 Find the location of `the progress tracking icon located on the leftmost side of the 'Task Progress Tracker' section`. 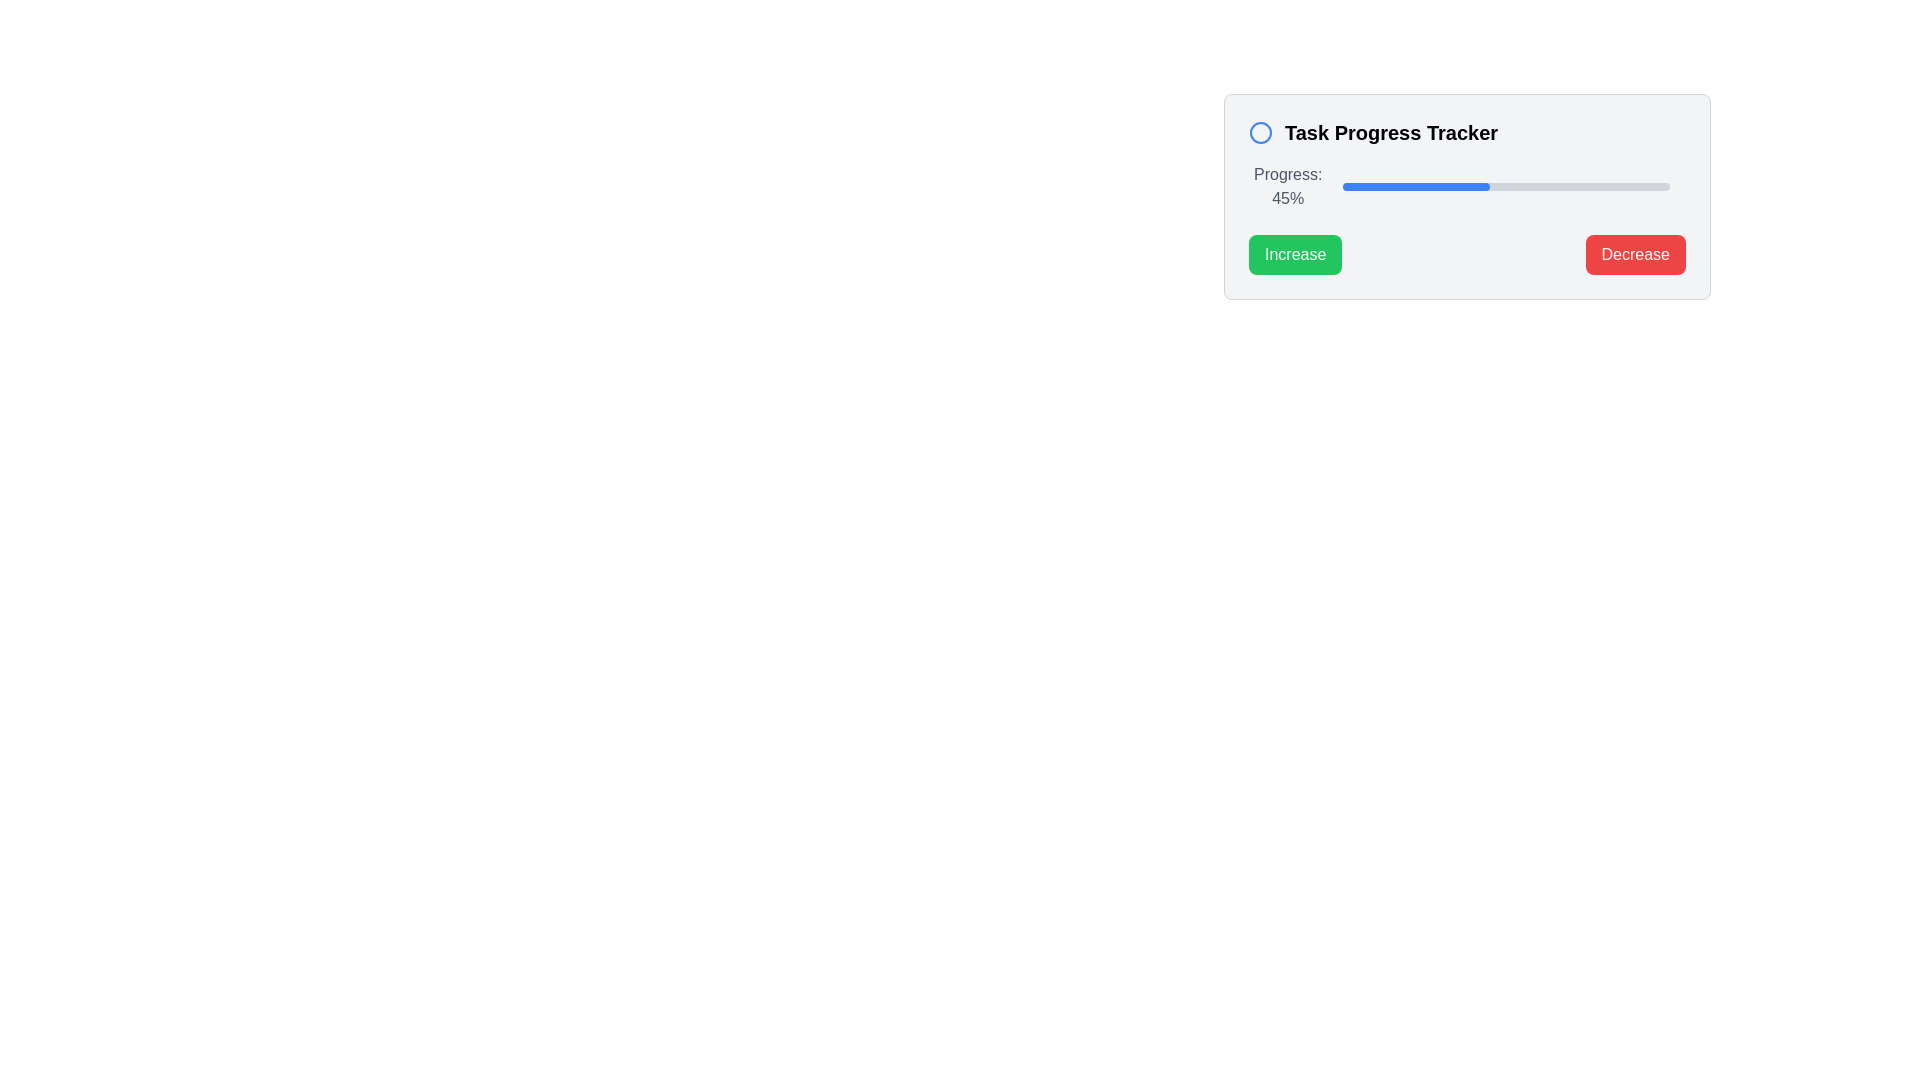

the progress tracking icon located on the leftmost side of the 'Task Progress Tracker' section is located at coordinates (1260, 132).